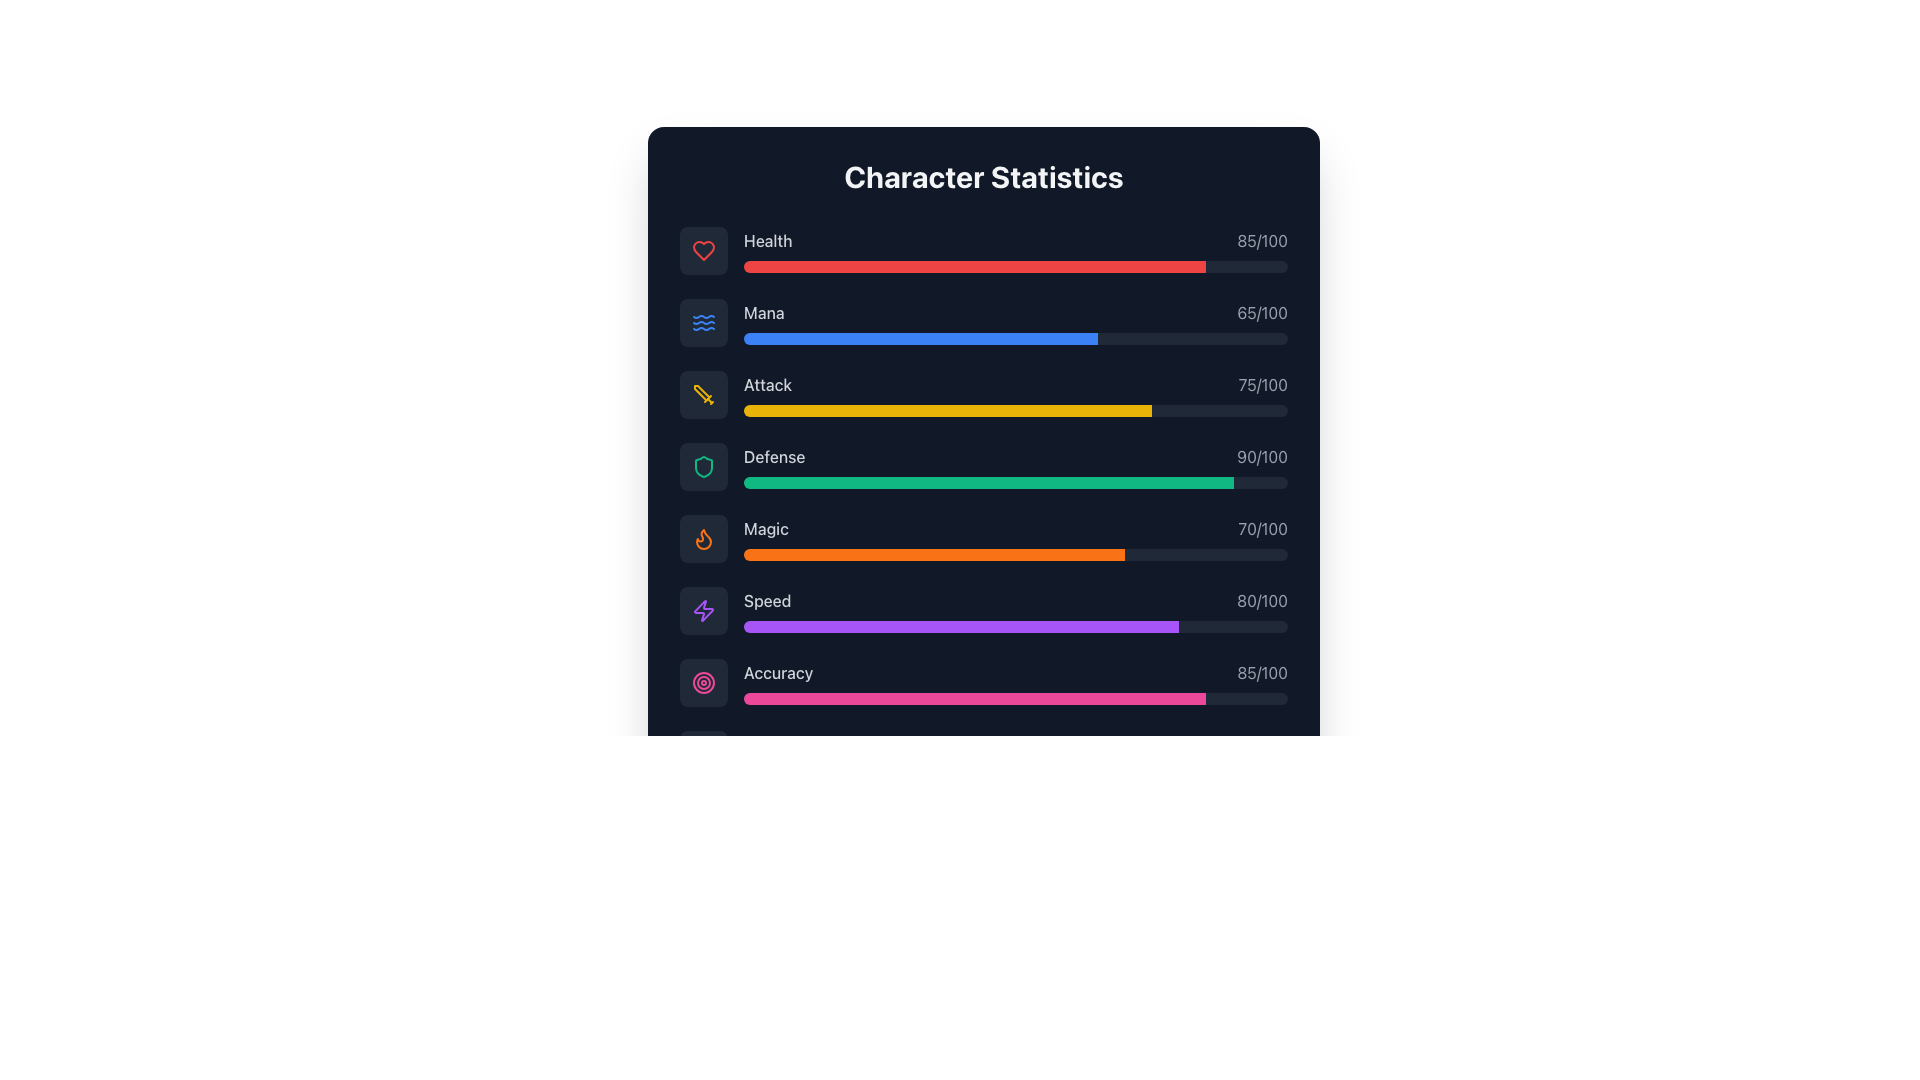  What do you see at coordinates (1016, 410) in the screenshot?
I see `the progress bar indicating the 'Attack' statistic, which visually displays the current score of 75 out of 100, located in the center region of the interface between the label 'Attack' and the value '75/100'` at bounding box center [1016, 410].